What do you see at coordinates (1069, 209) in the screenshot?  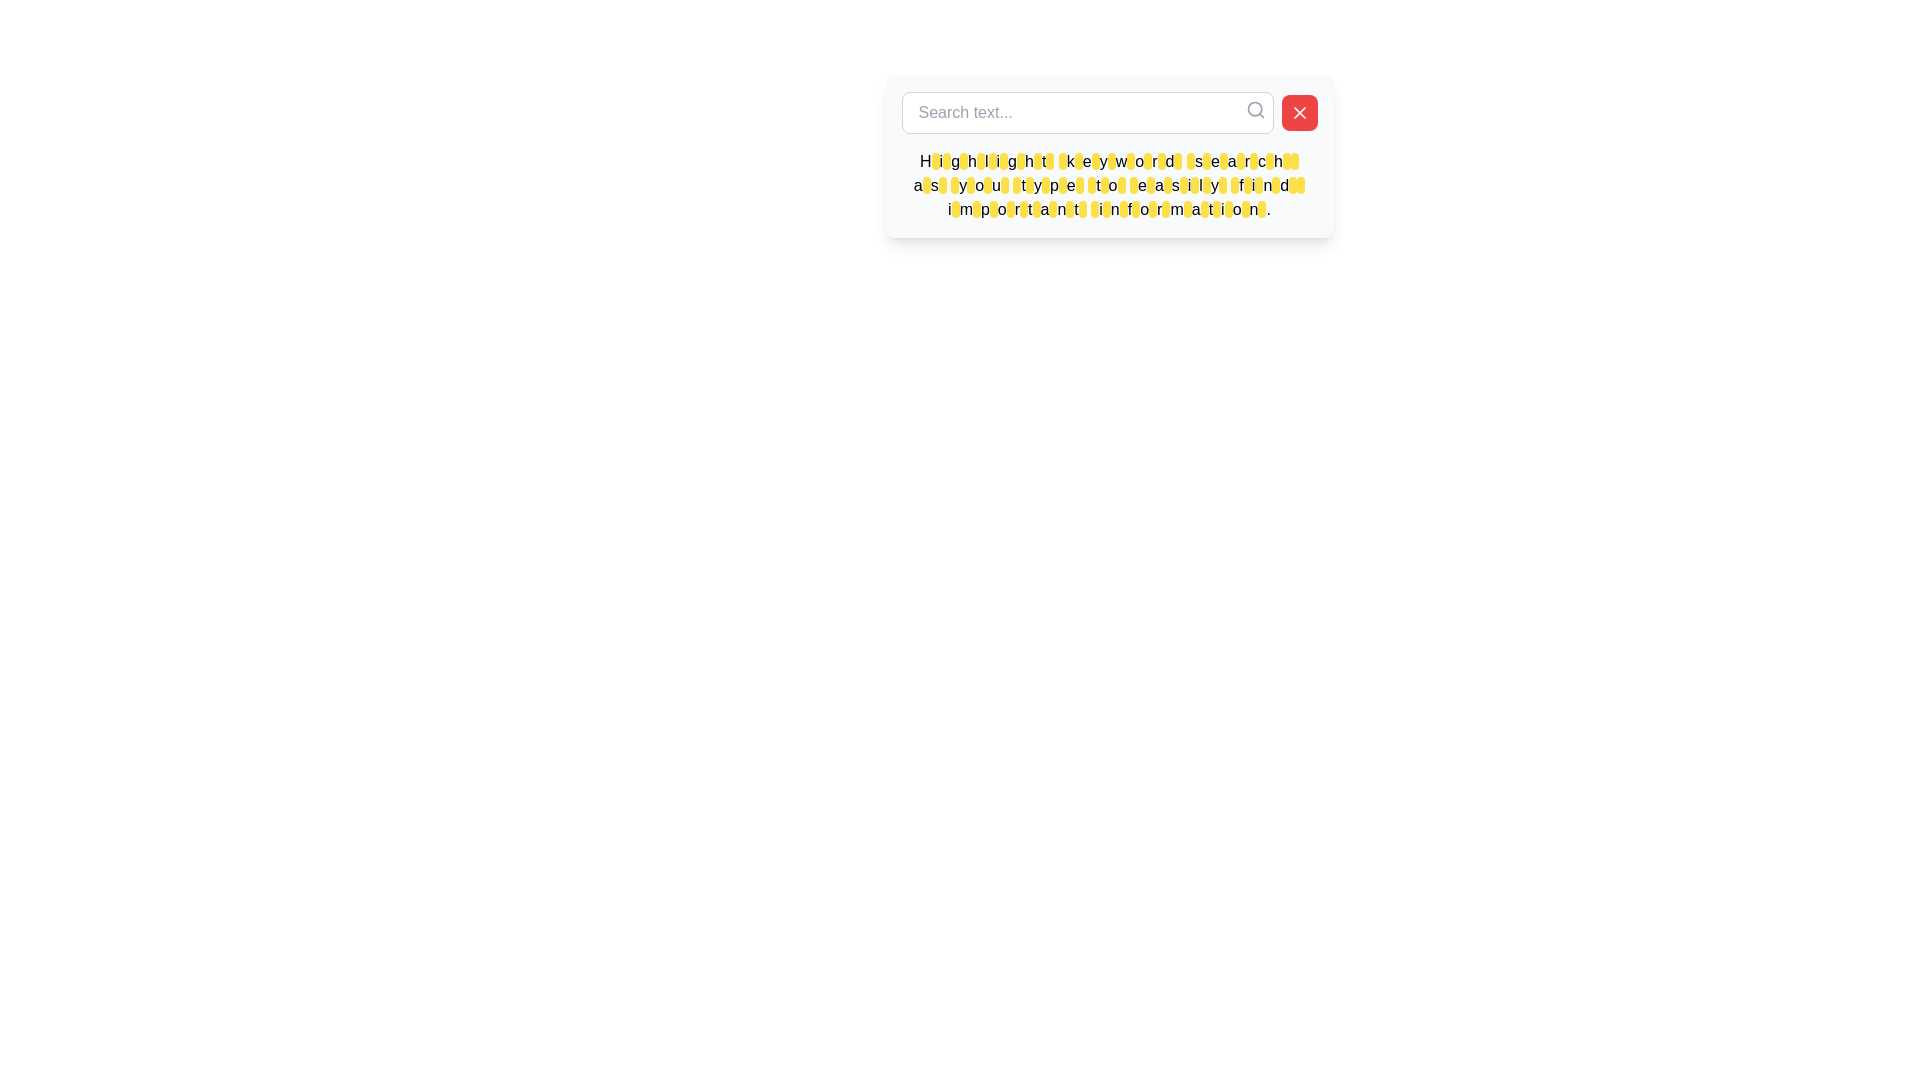 I see `the highlighted text span with a yellow background and black solid filling, which is part of the statement 'Highlight keyword search as you type to easily find important information'` at bounding box center [1069, 209].